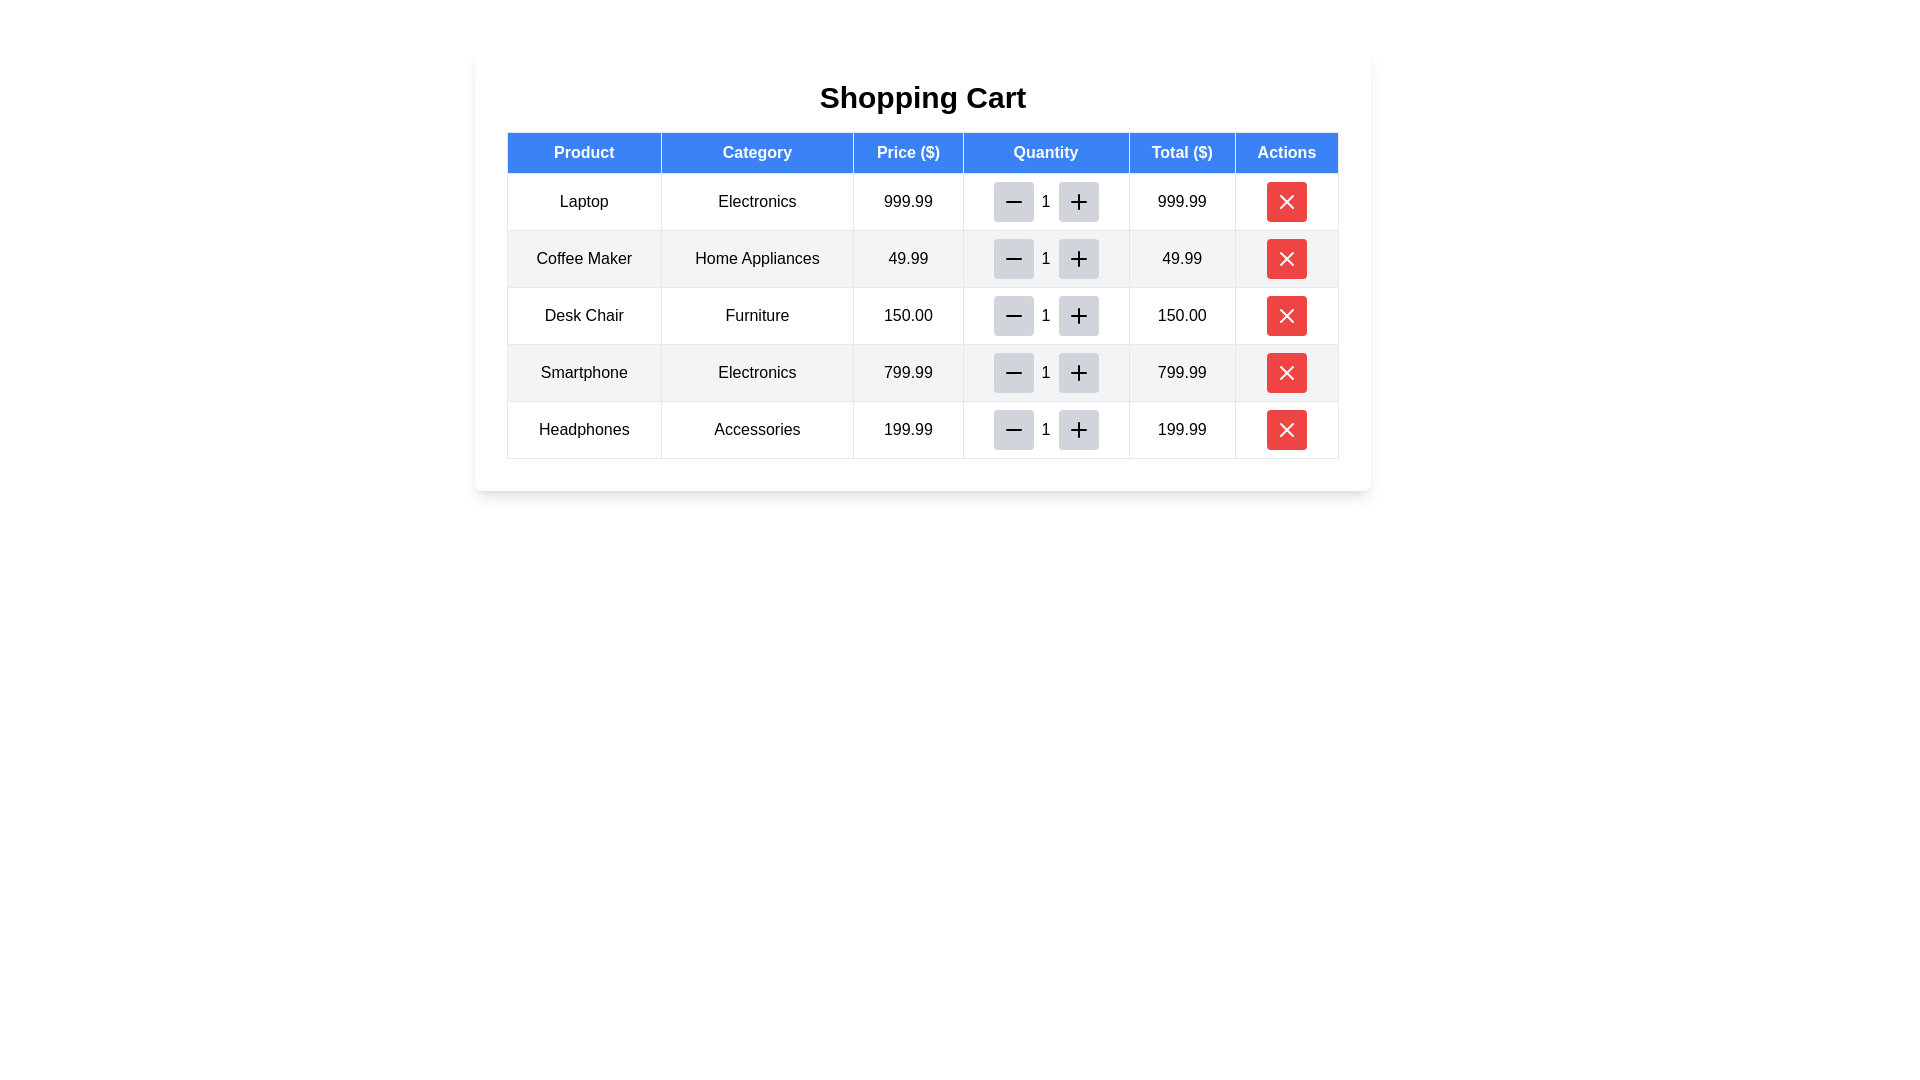  What do you see at coordinates (756, 428) in the screenshot?
I see `the 'Accessories' text label, which is the second item in the 'Category' column of the table, located in the fifth row corresponding to the product 'Headphones'` at bounding box center [756, 428].